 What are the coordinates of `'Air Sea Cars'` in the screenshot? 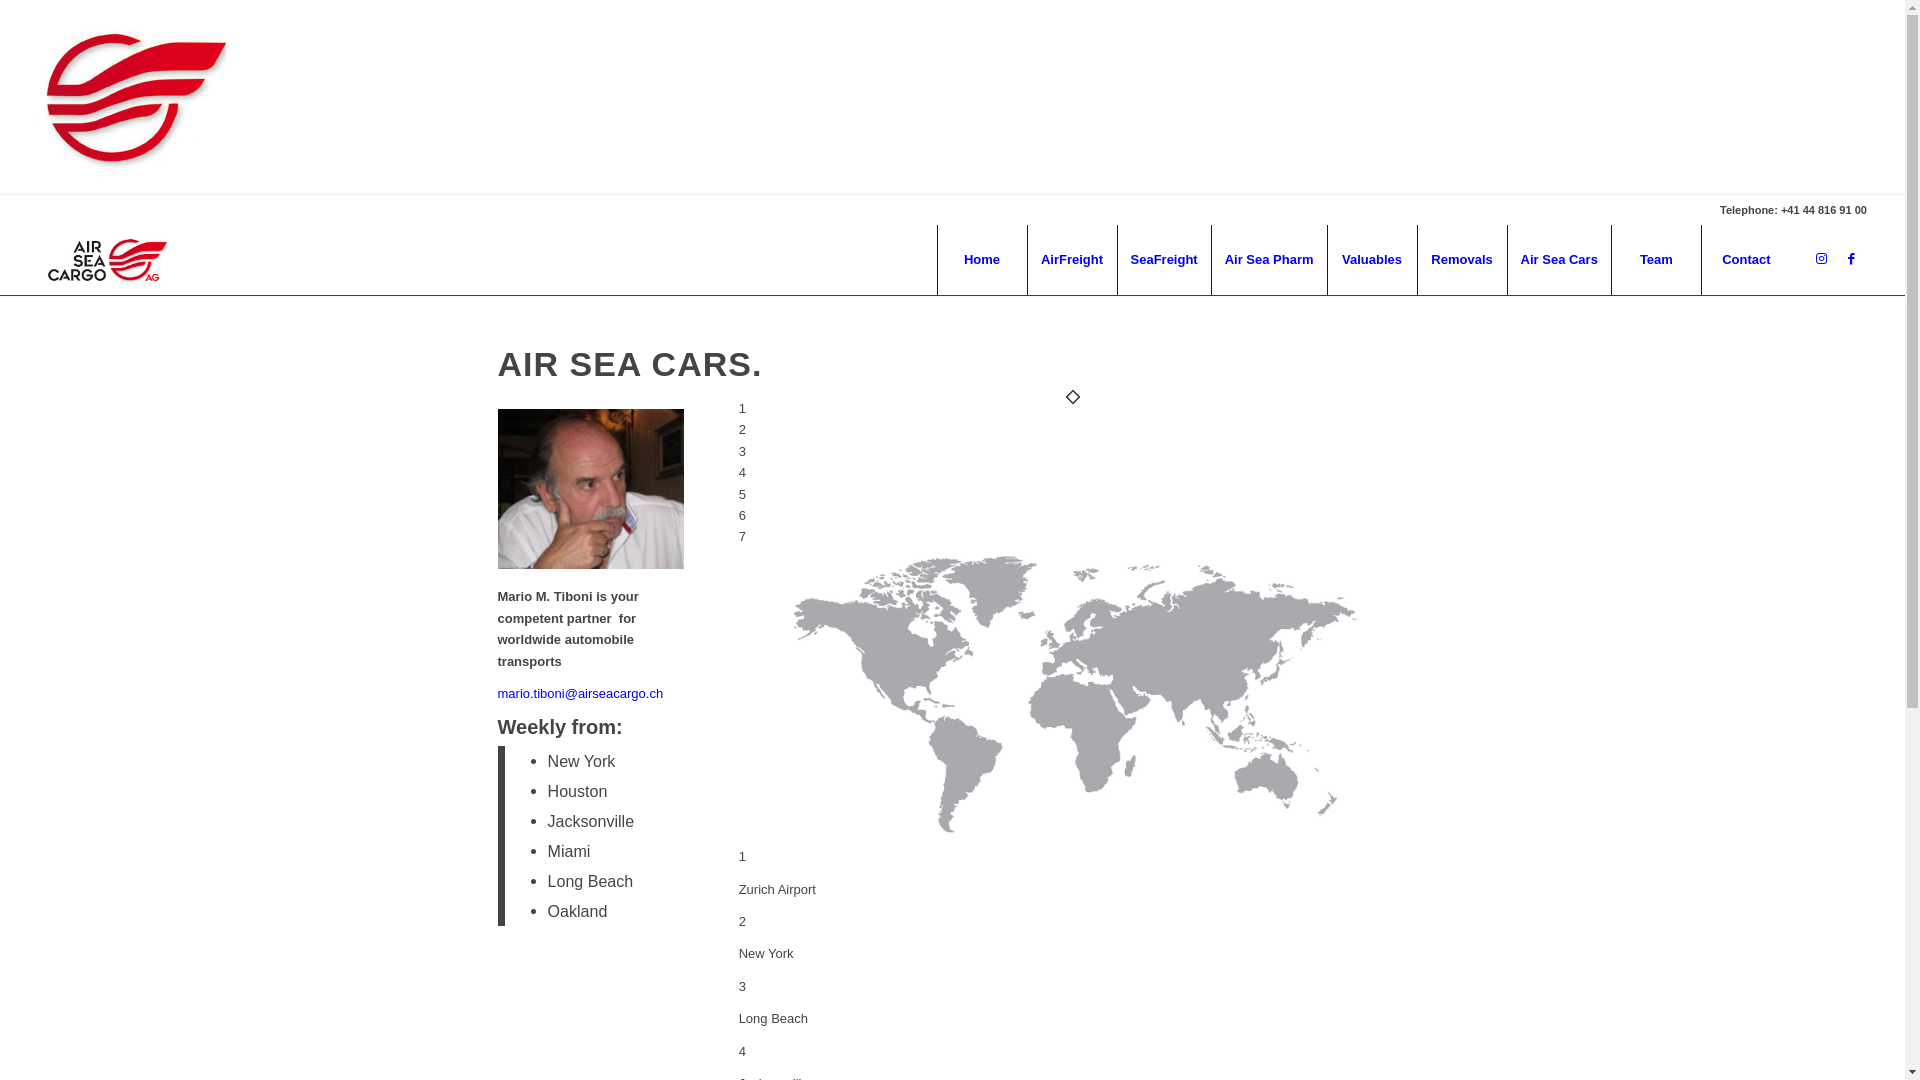 It's located at (1507, 258).